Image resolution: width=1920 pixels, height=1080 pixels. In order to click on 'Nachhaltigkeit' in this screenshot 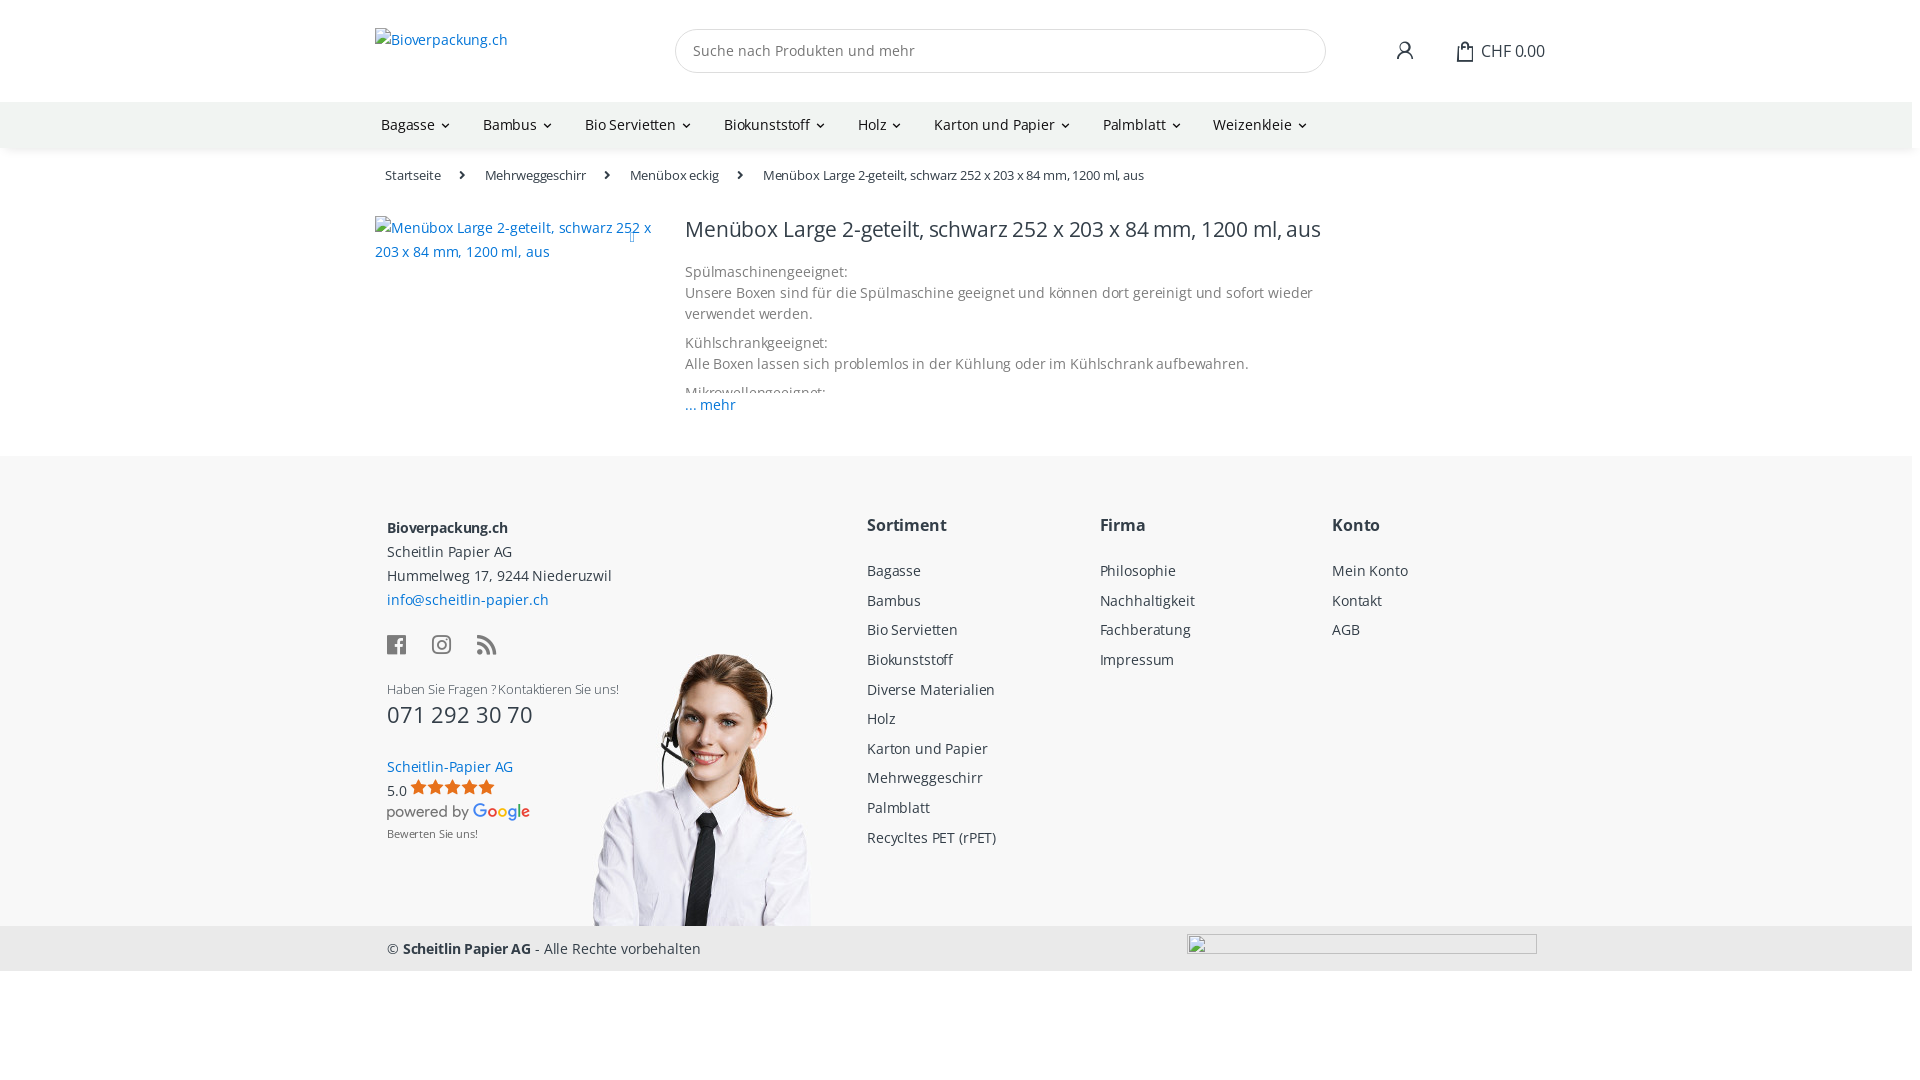, I will do `click(1147, 599)`.